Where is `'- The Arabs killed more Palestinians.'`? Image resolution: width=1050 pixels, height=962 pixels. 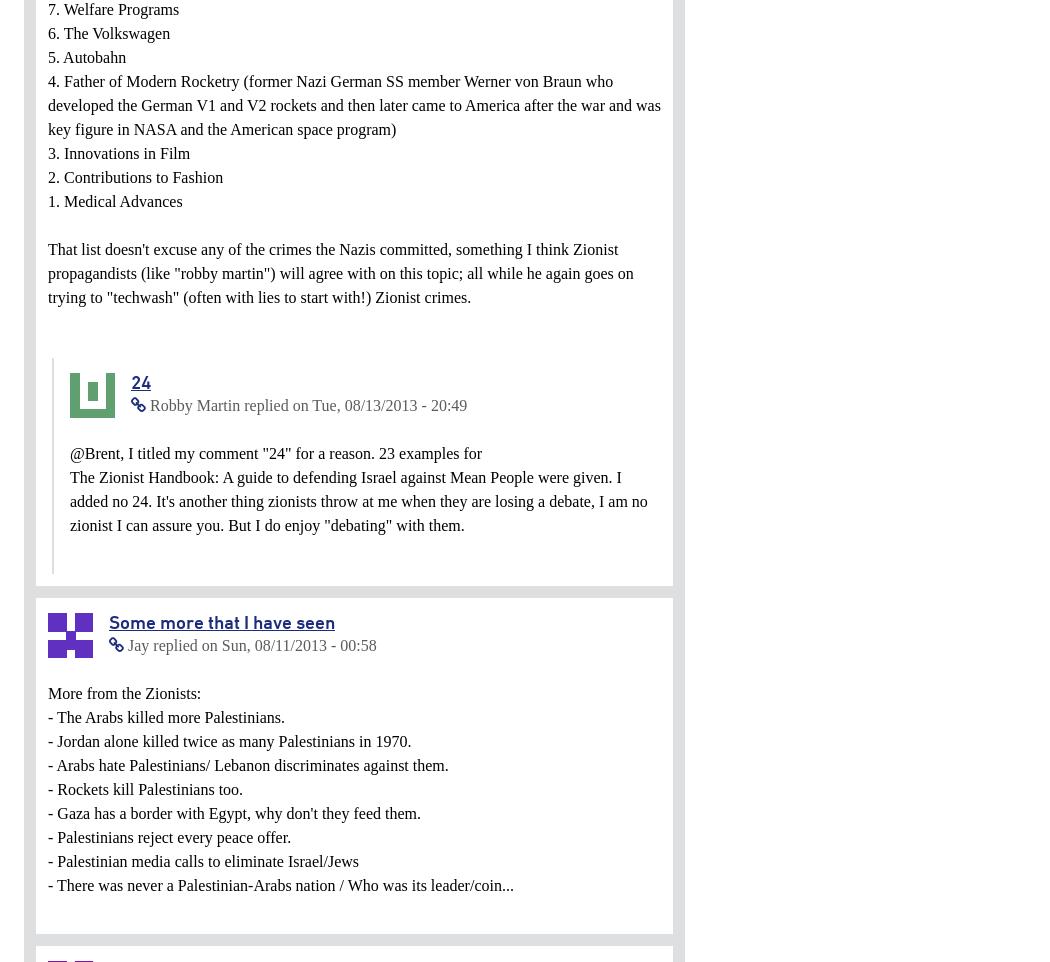
'- The Arabs killed more Palestinians.' is located at coordinates (166, 716).